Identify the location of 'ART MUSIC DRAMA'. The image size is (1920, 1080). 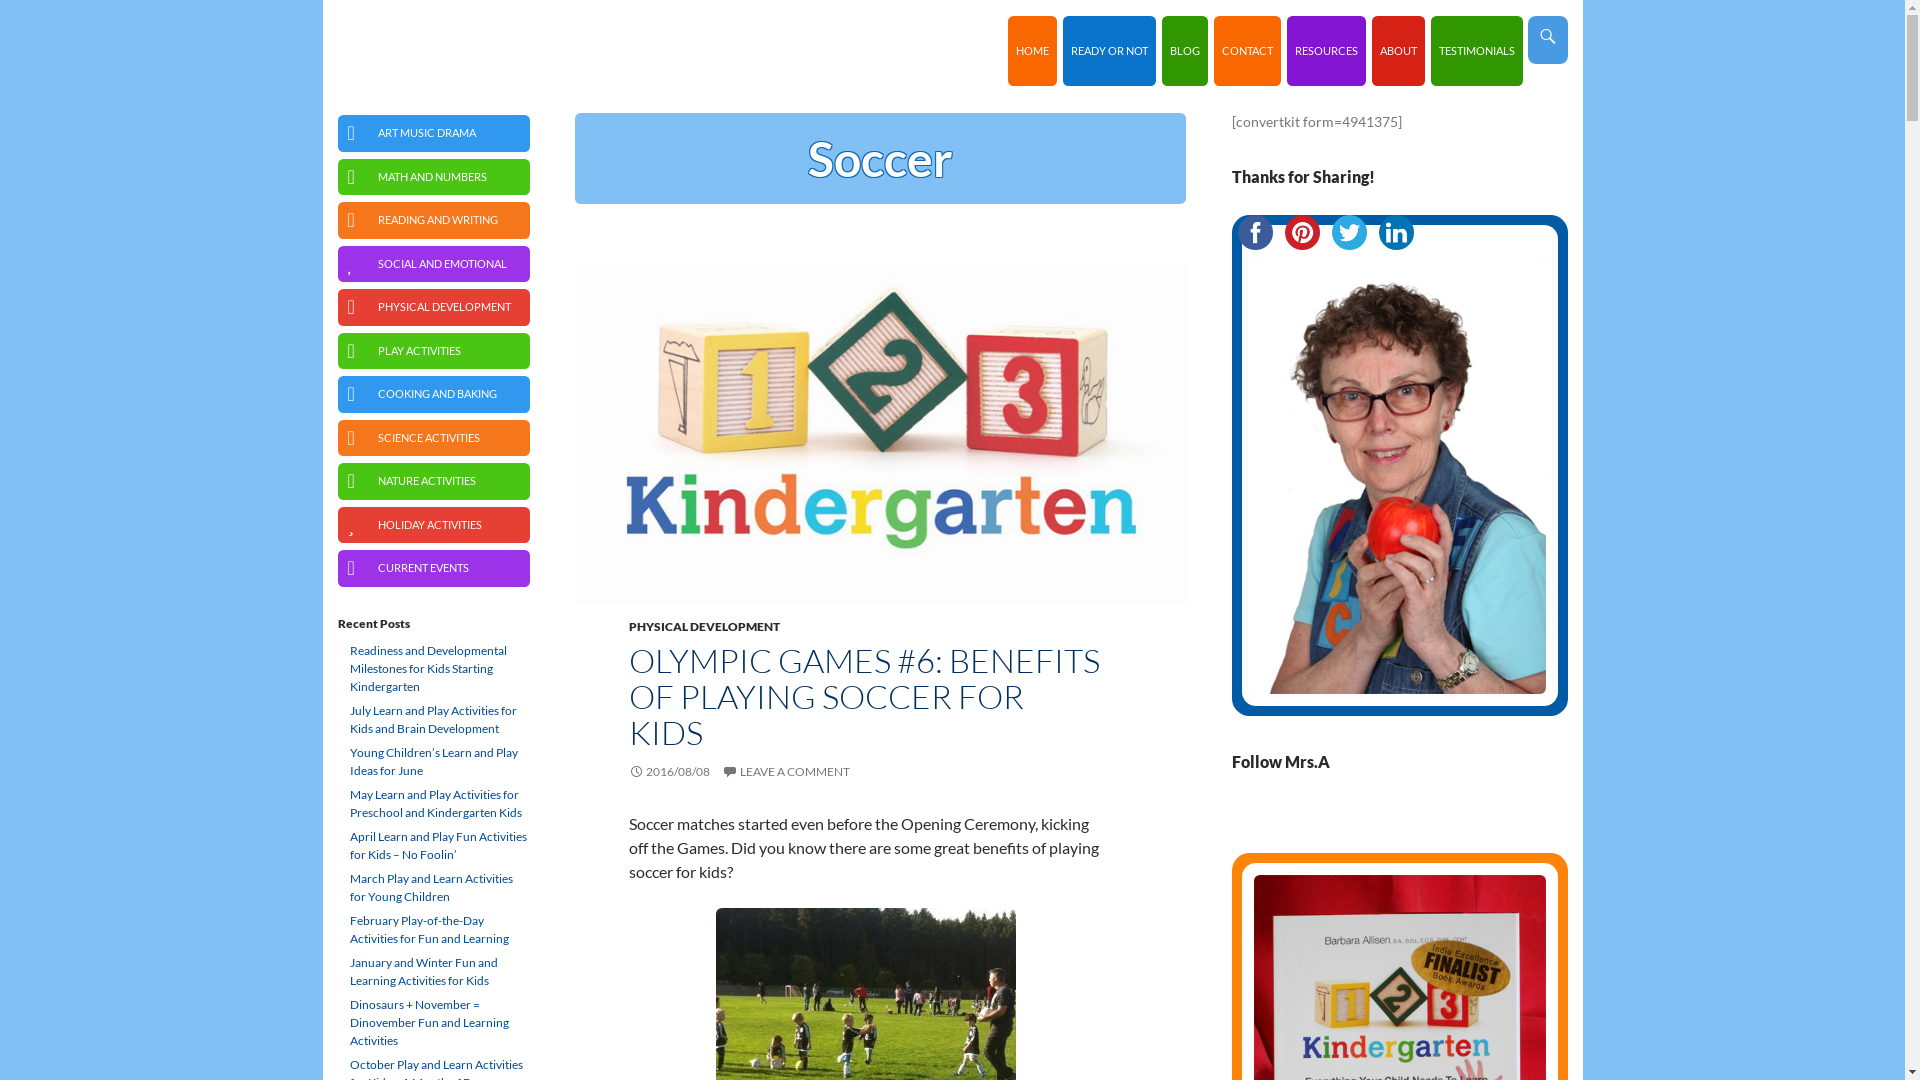
(432, 133).